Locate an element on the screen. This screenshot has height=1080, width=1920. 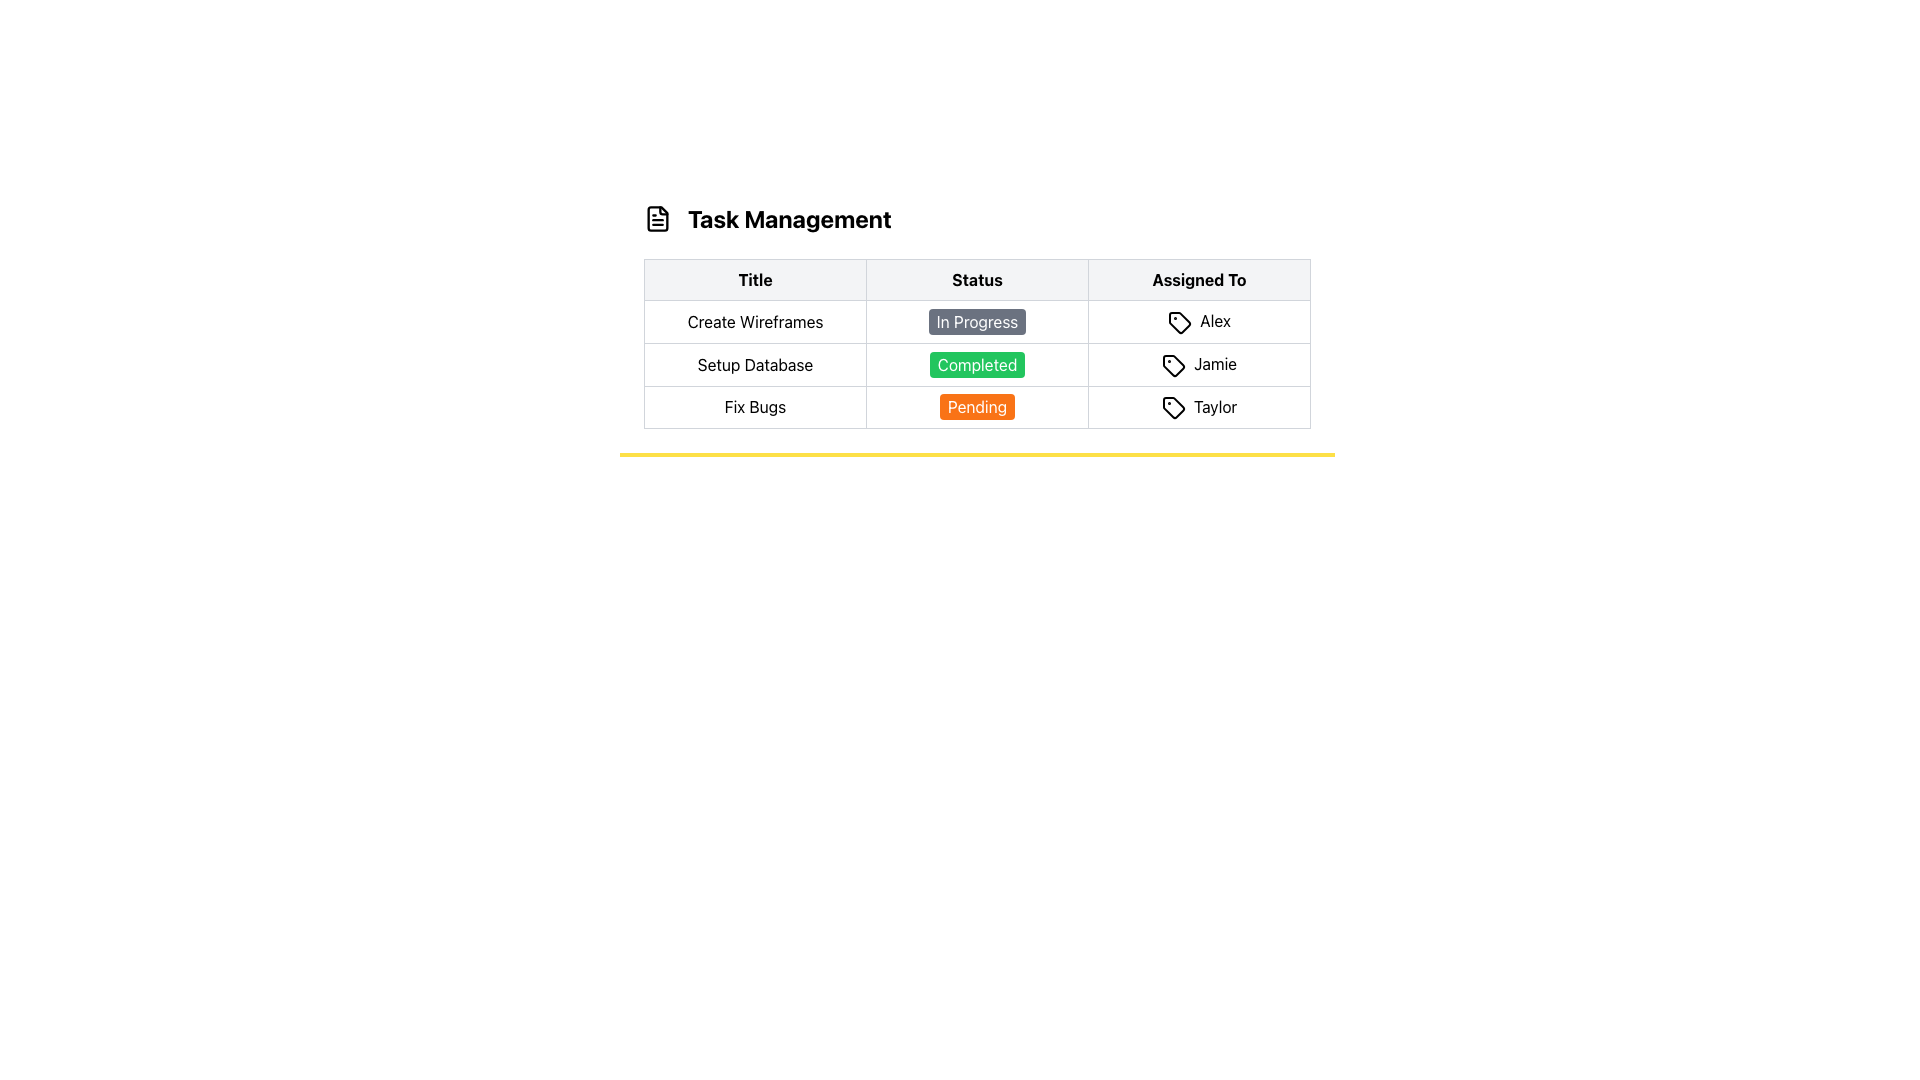
the status label indicating the progress of the task 'Create Wireframes' located in the second column of the table, first row is located at coordinates (977, 317).